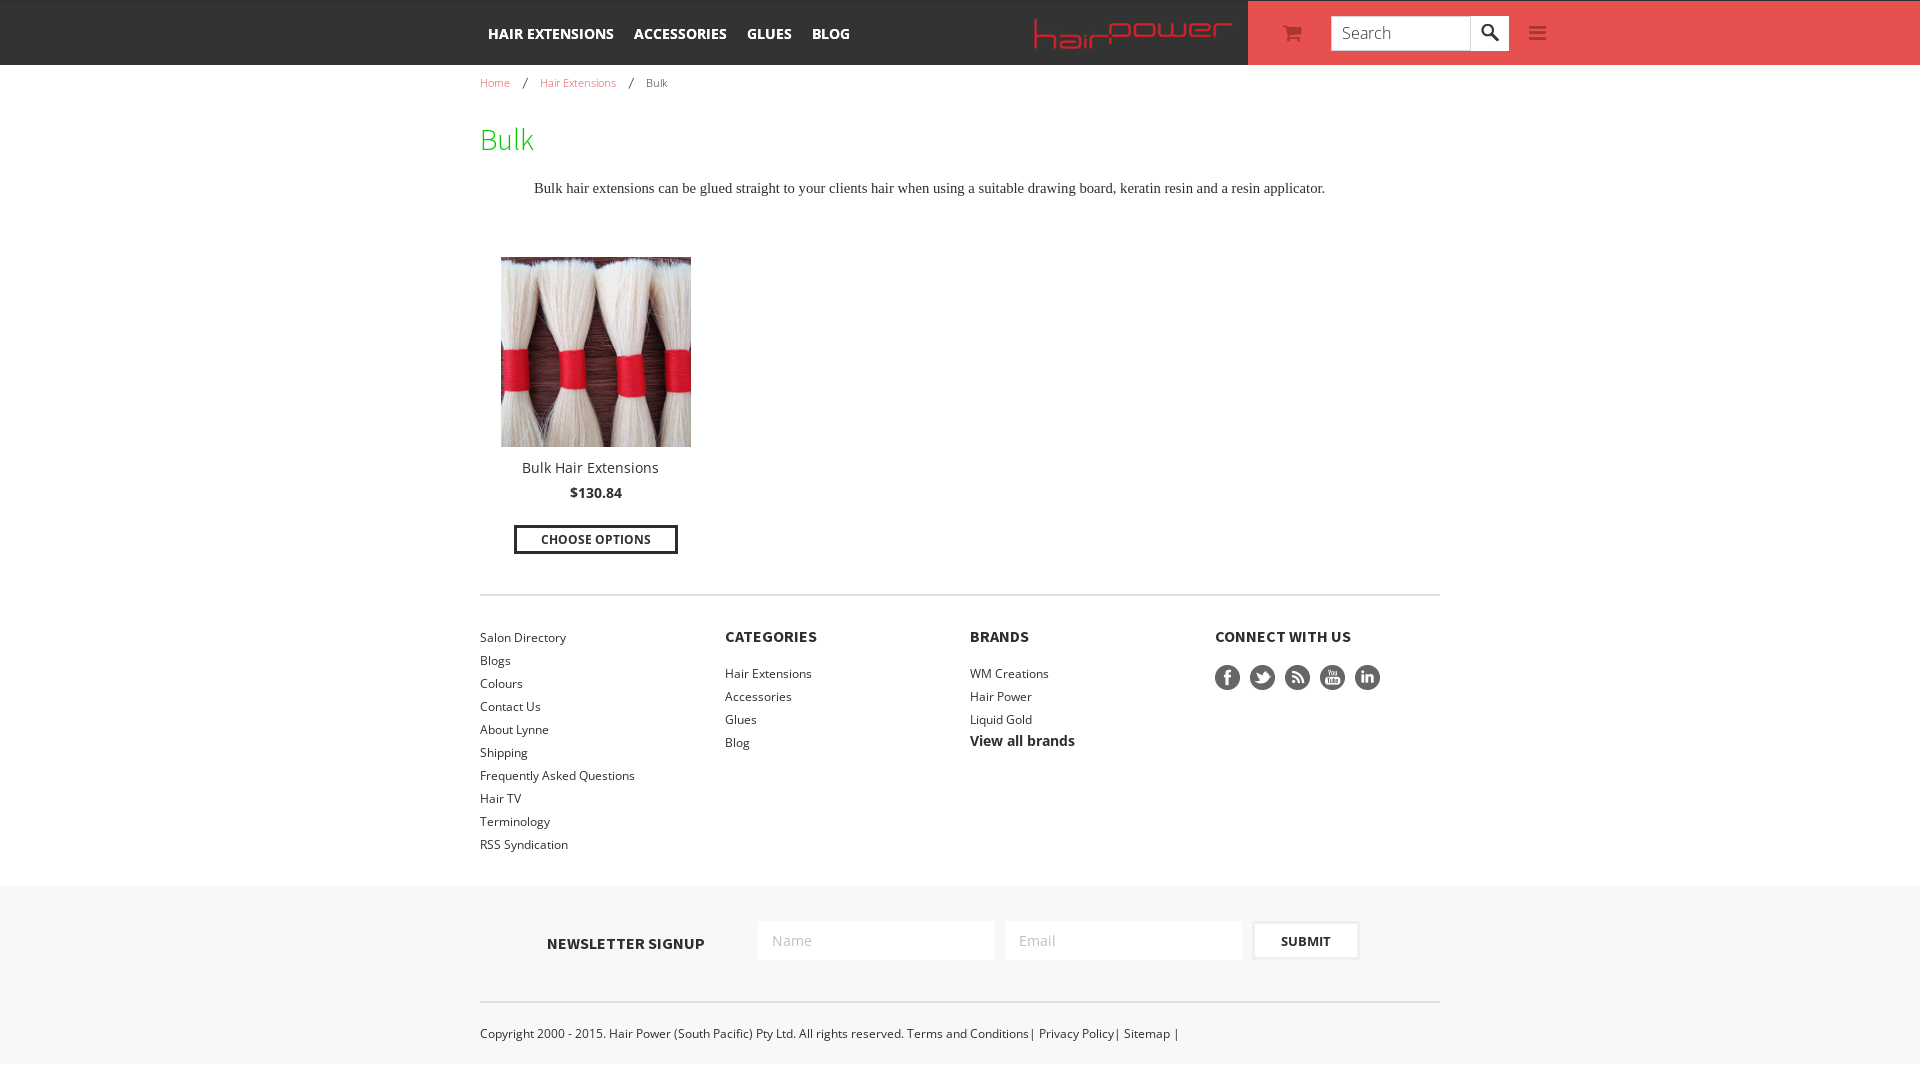 This screenshot has height=1080, width=1920. Describe the element at coordinates (830, 32) in the screenshot. I see `'BLOG'` at that location.